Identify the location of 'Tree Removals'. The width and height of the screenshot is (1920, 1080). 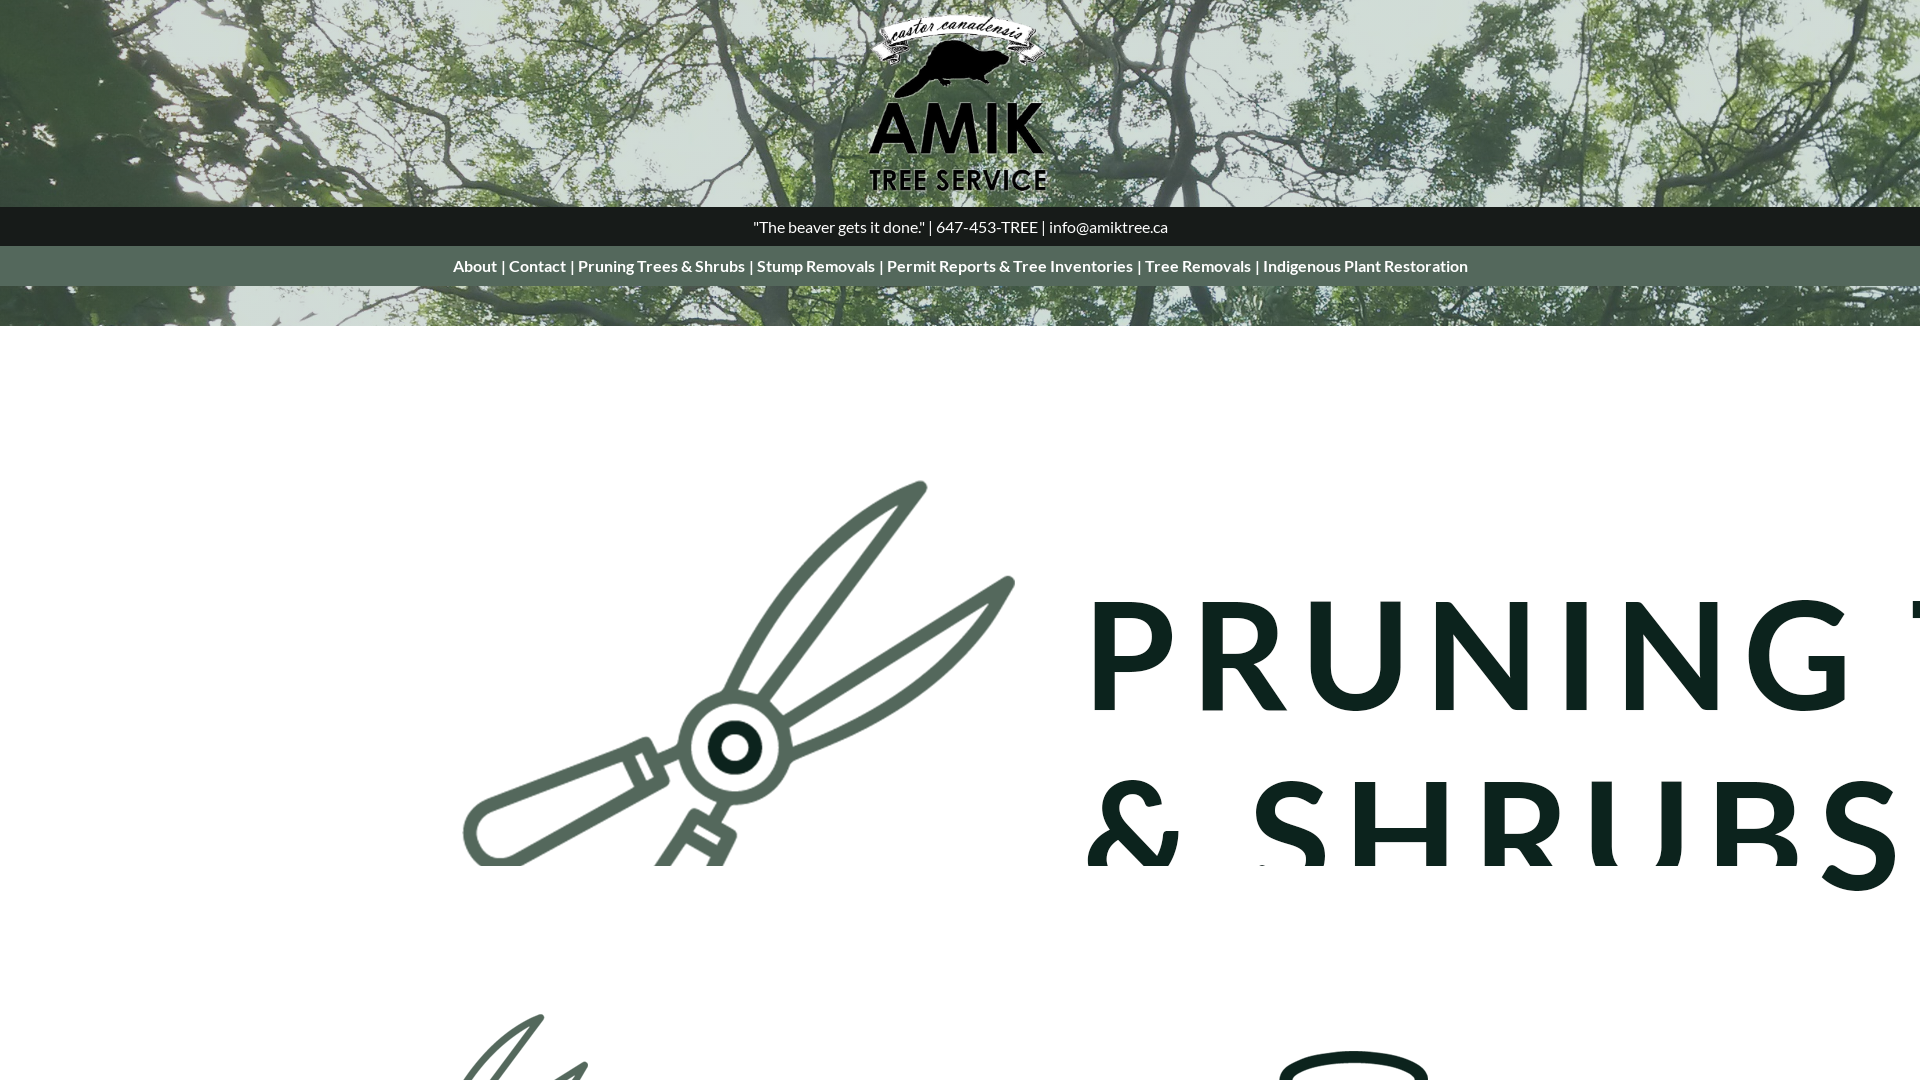
(1196, 264).